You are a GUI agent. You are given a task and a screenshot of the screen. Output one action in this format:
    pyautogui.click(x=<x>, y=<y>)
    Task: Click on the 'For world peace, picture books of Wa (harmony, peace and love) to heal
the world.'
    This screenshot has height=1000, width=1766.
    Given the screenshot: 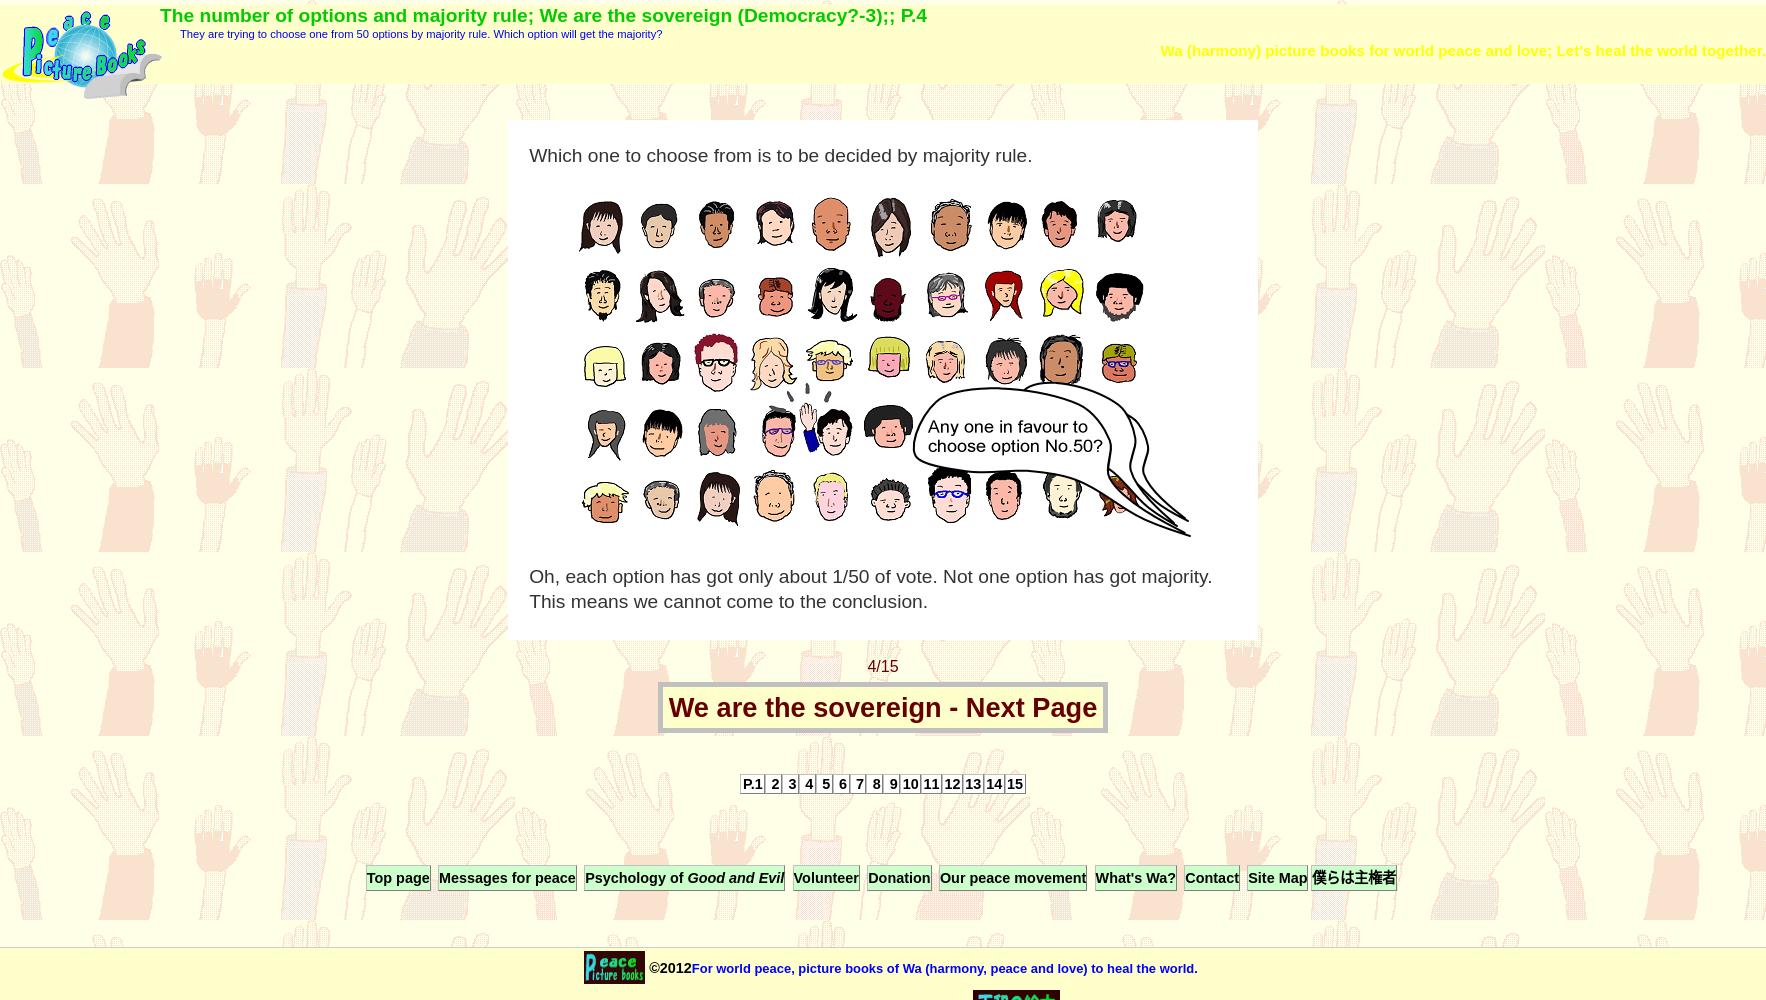 What is the action you would take?
    pyautogui.click(x=942, y=966)
    